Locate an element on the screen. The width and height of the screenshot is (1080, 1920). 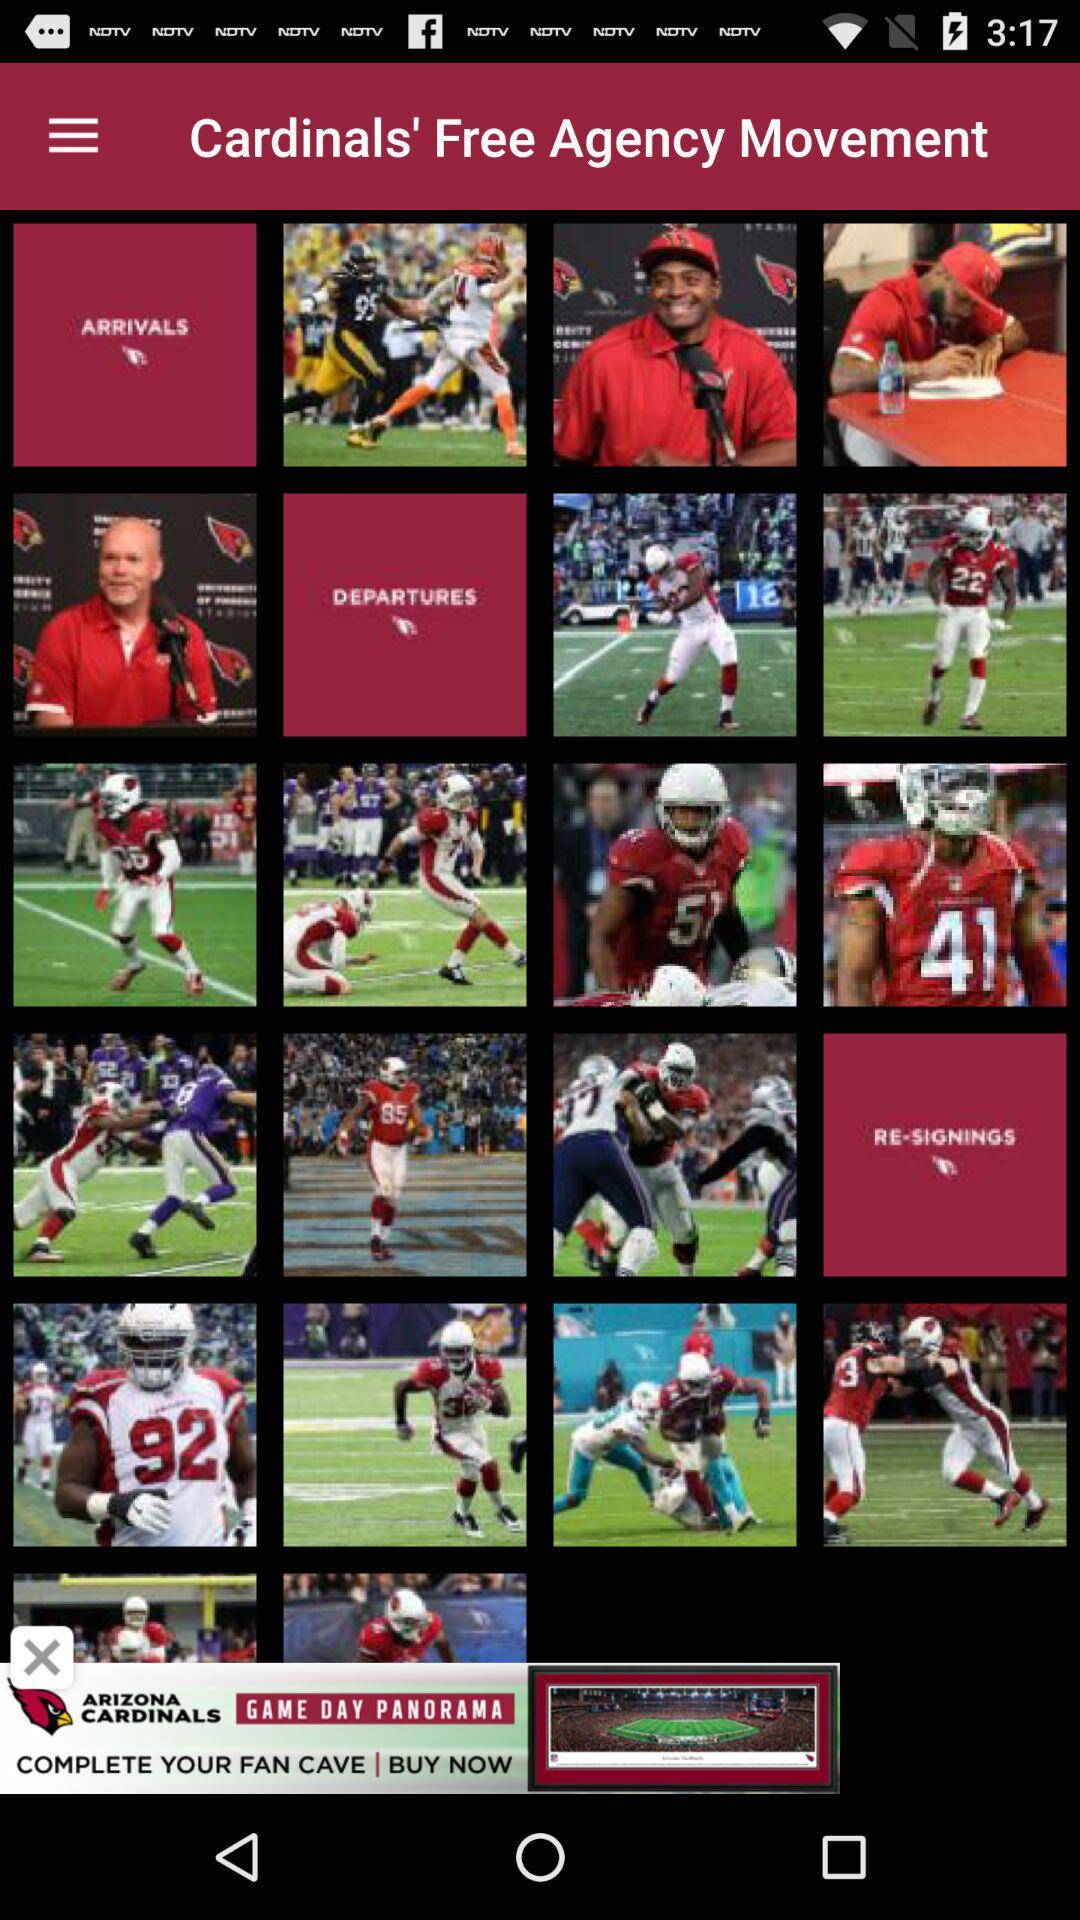
to close an add is located at coordinates (42, 1657).